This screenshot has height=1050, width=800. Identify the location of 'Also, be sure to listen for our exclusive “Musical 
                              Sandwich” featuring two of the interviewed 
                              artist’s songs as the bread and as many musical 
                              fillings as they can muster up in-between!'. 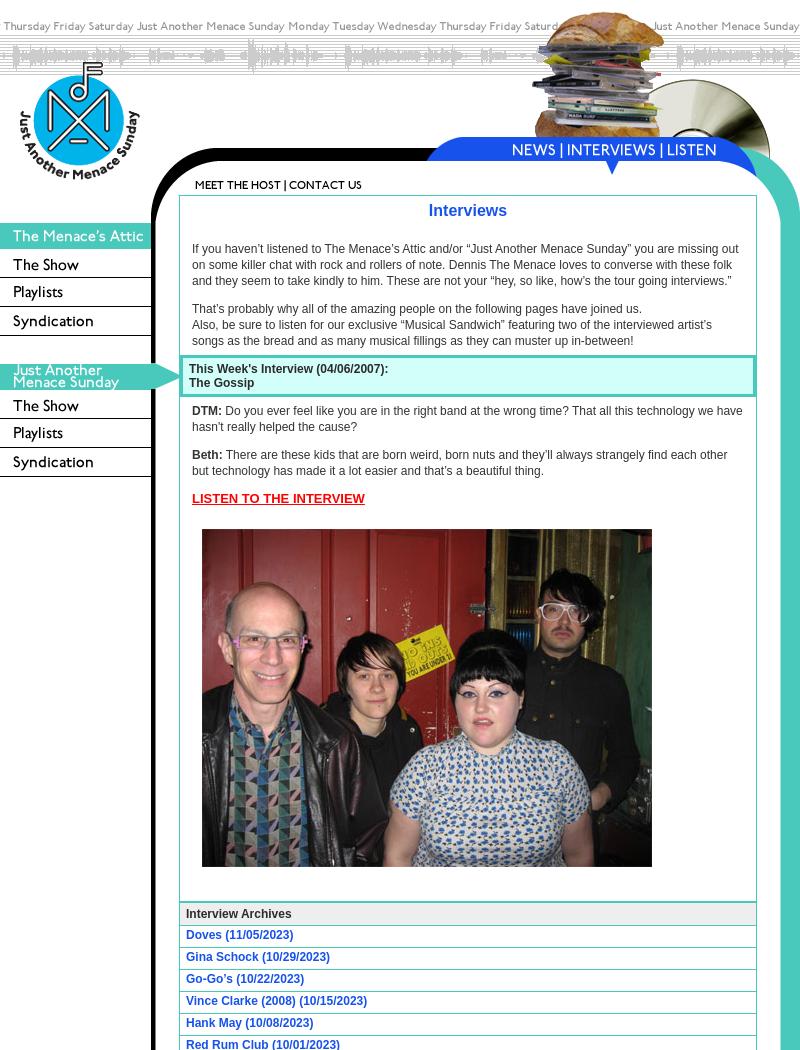
(450, 332).